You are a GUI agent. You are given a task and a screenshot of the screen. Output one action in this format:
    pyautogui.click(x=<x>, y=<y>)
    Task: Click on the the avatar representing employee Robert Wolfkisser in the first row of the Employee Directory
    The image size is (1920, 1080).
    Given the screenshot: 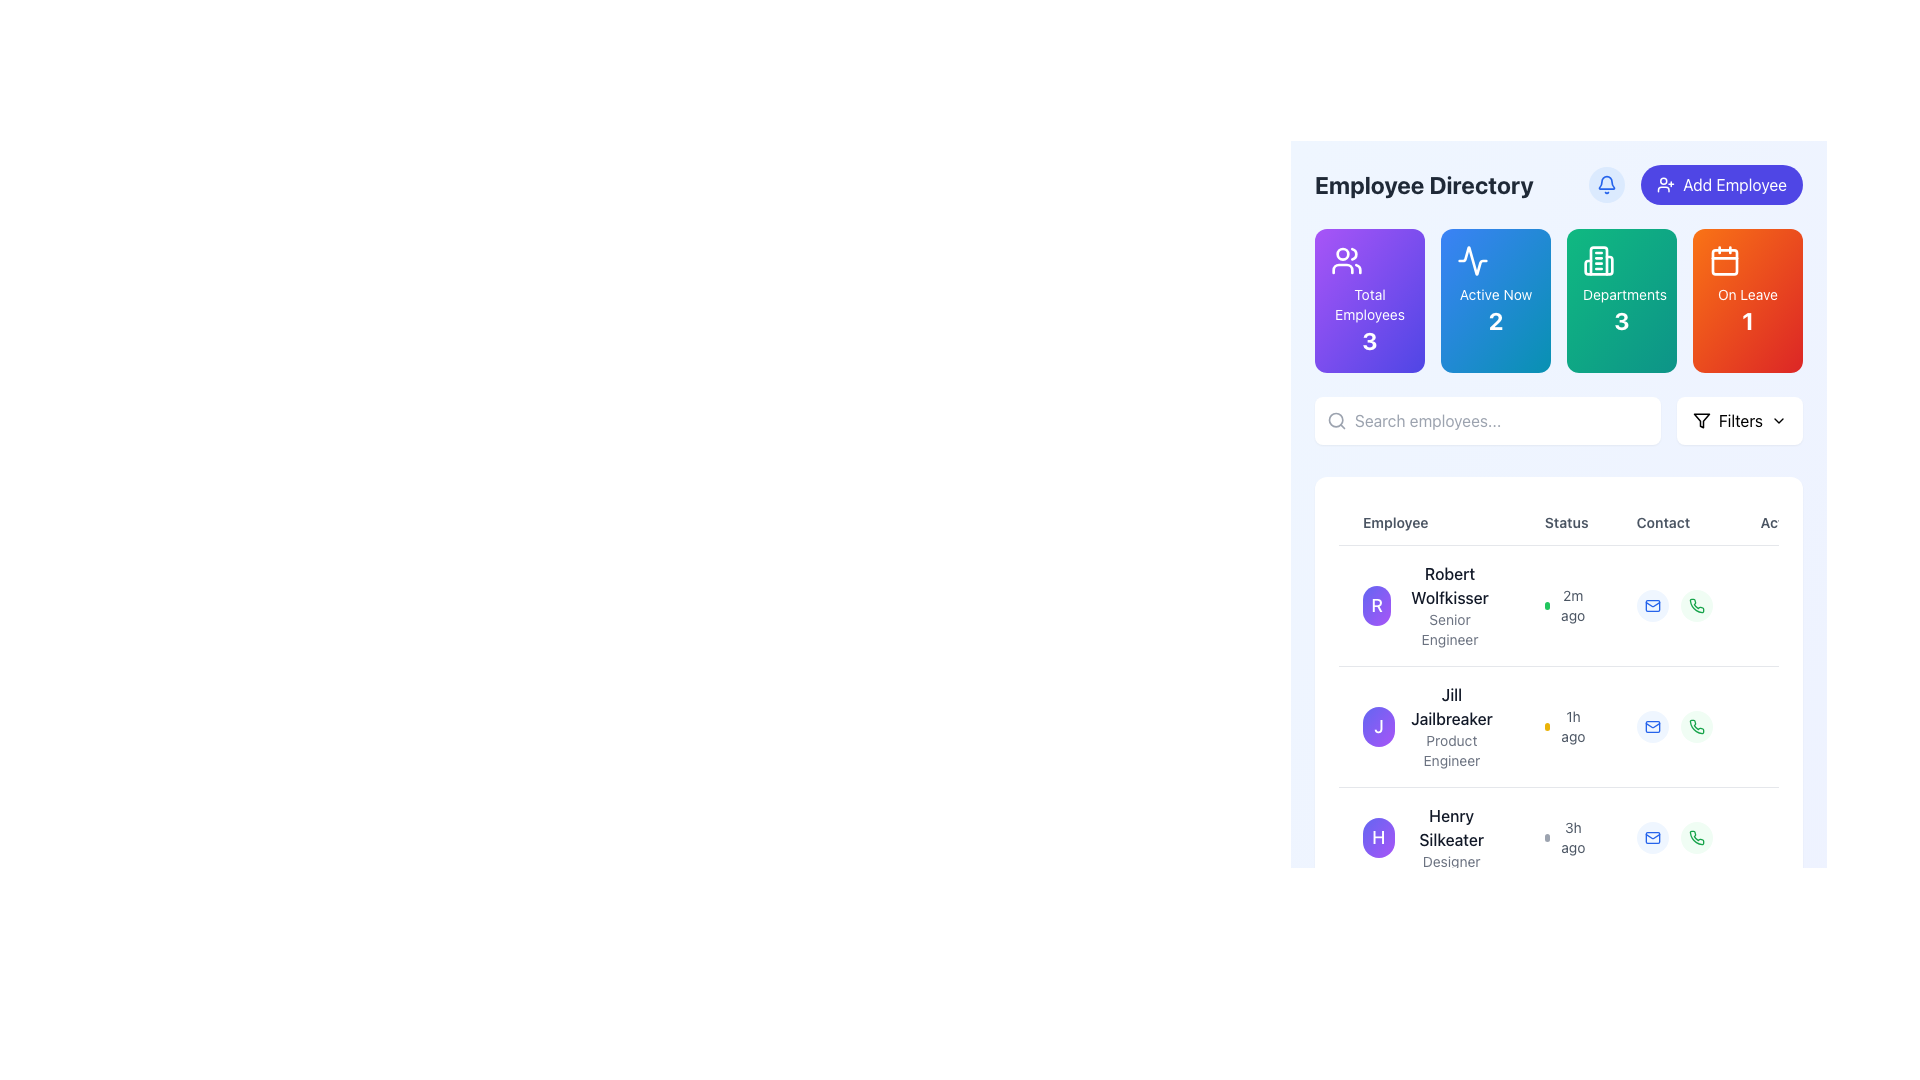 What is the action you would take?
    pyautogui.click(x=1376, y=604)
    